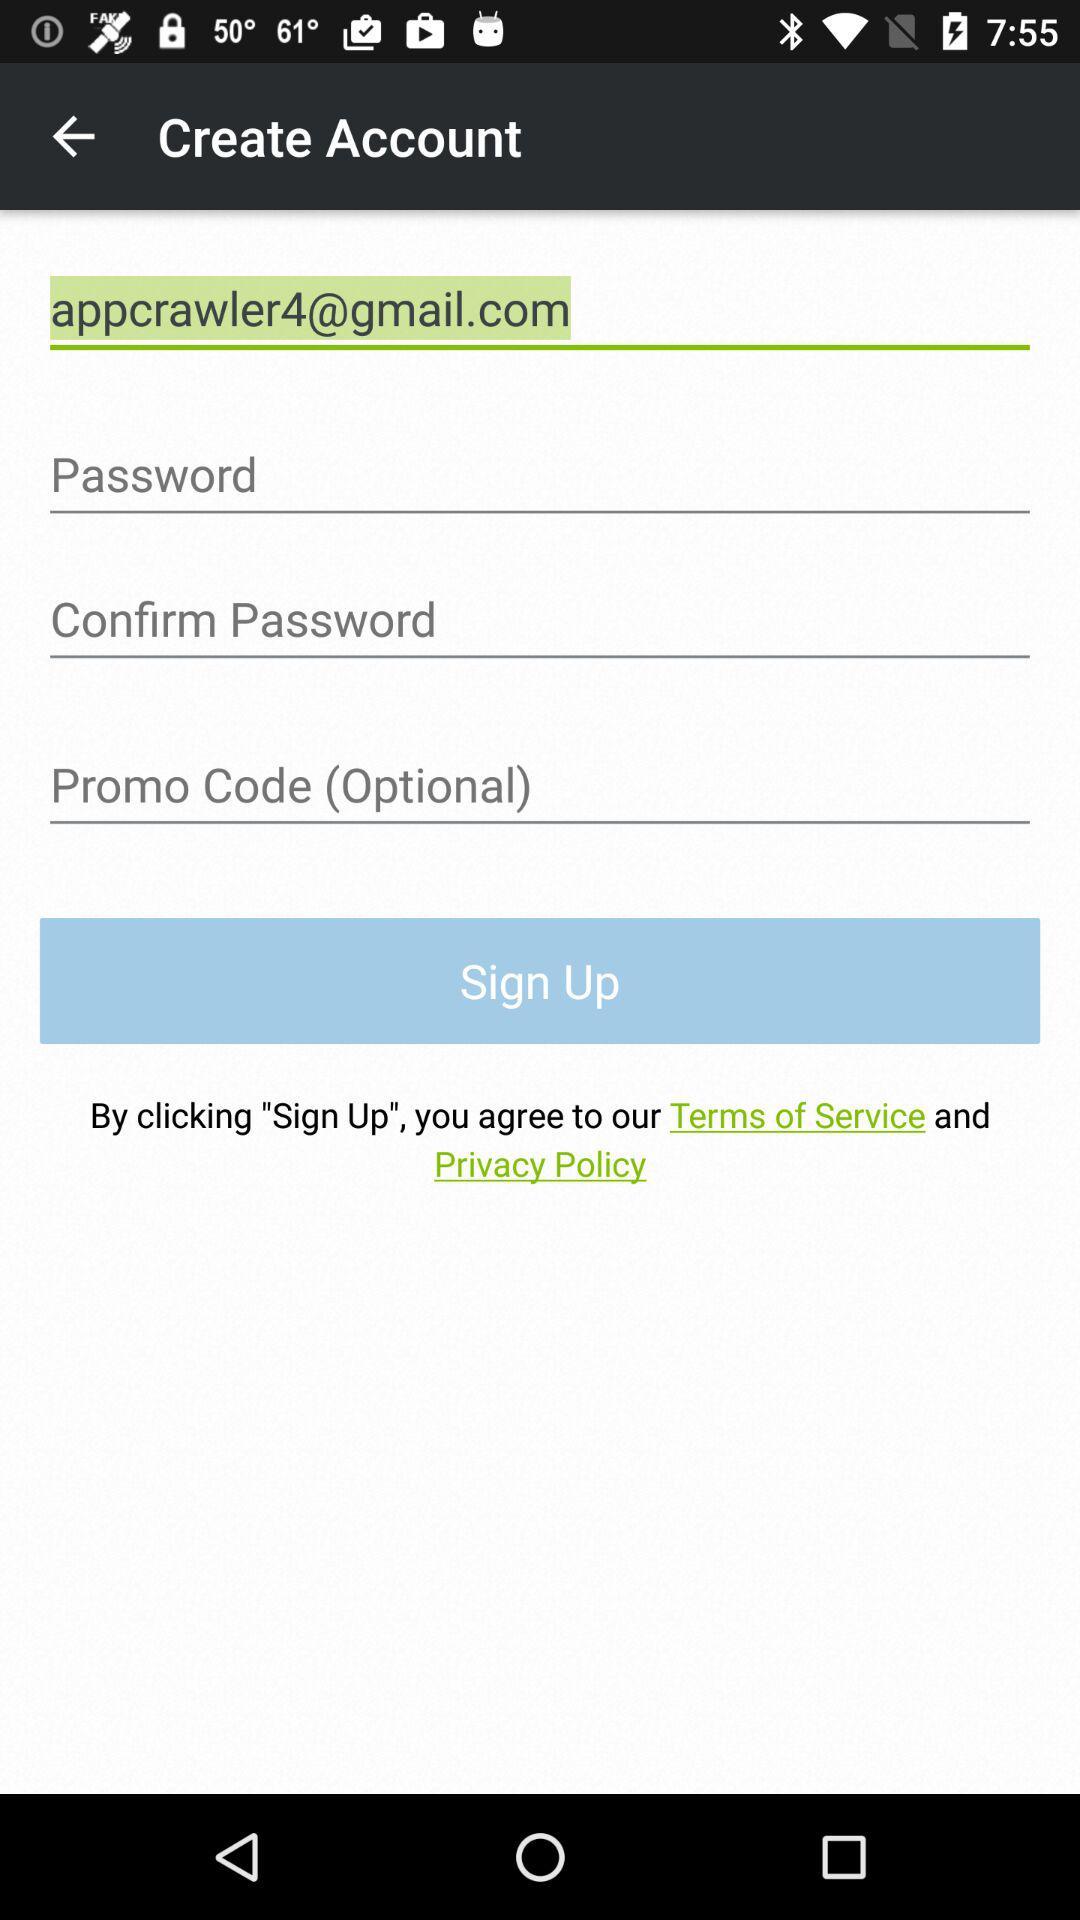 Image resolution: width=1080 pixels, height=1920 pixels. I want to click on input promo code, so click(540, 784).